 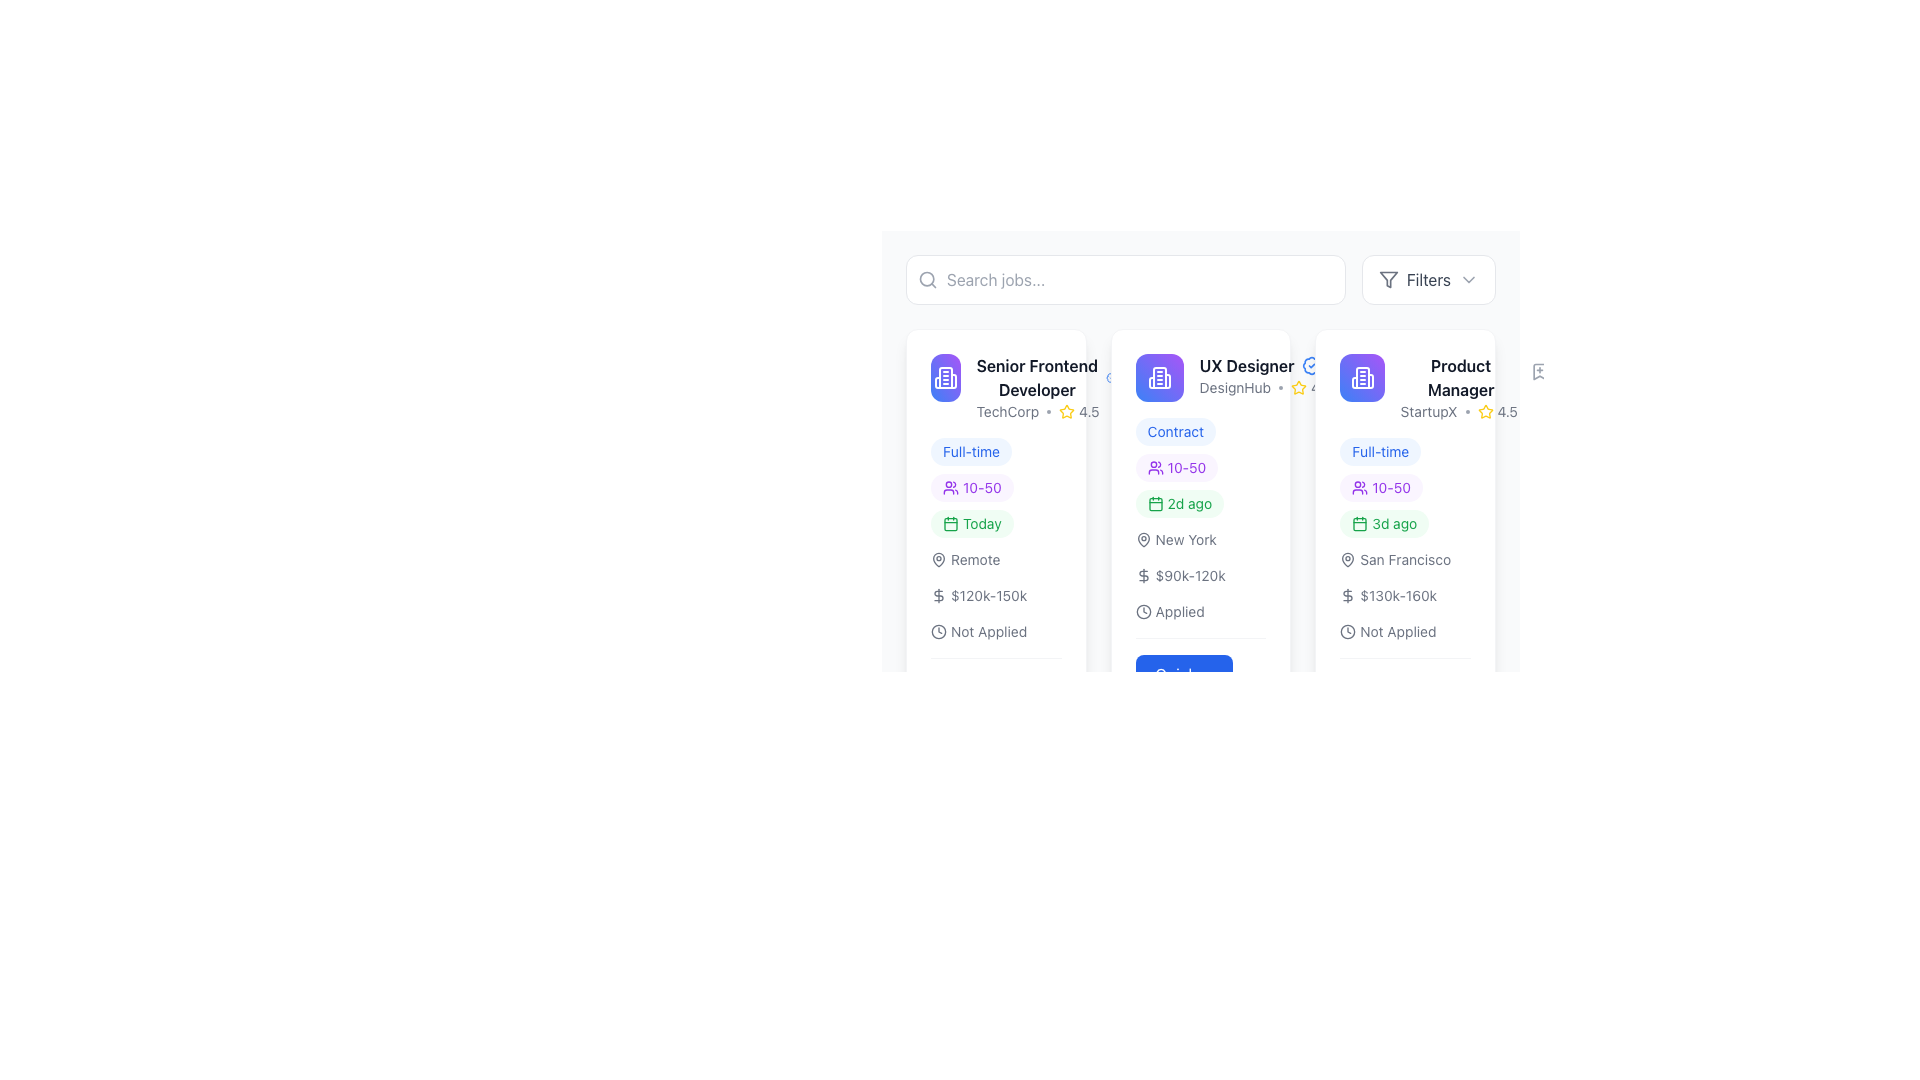 I want to click on the decorative part of the calendar icon located within the 'UX Designer' job card, so click(x=1155, y=503).